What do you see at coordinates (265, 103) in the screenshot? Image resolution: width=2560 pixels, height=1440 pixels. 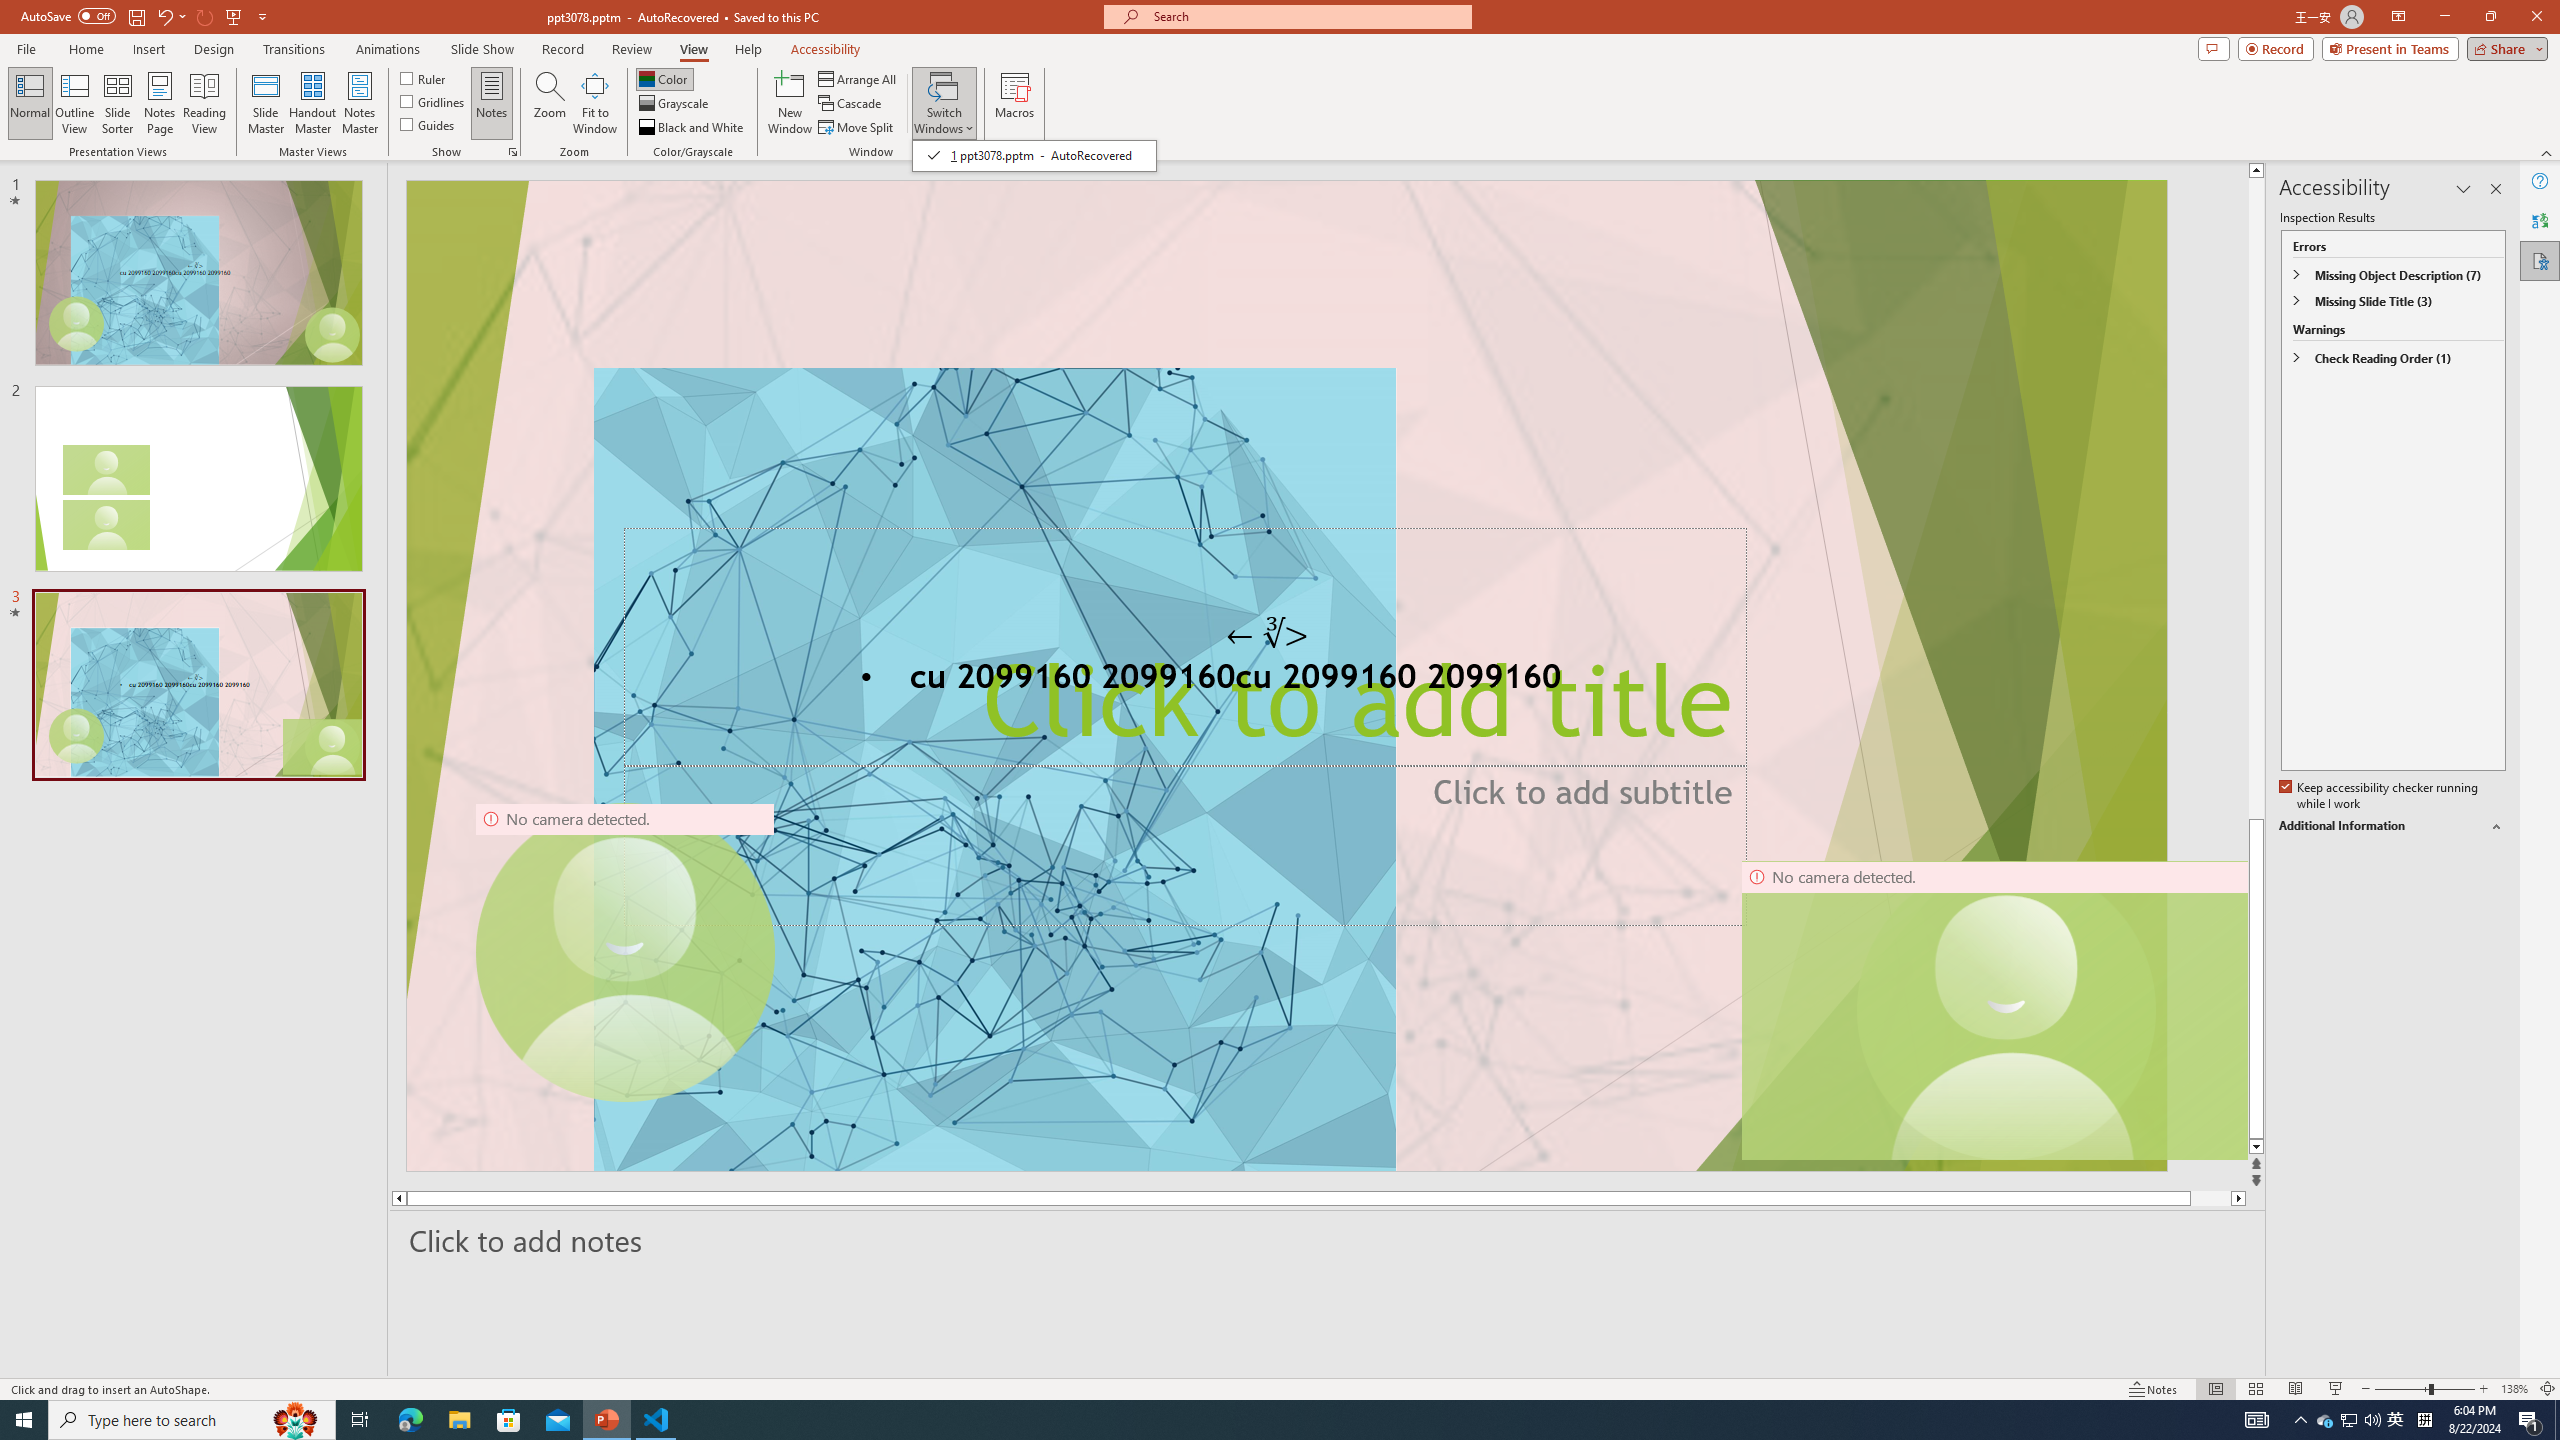 I see `'Slide Master'` at bounding box center [265, 103].